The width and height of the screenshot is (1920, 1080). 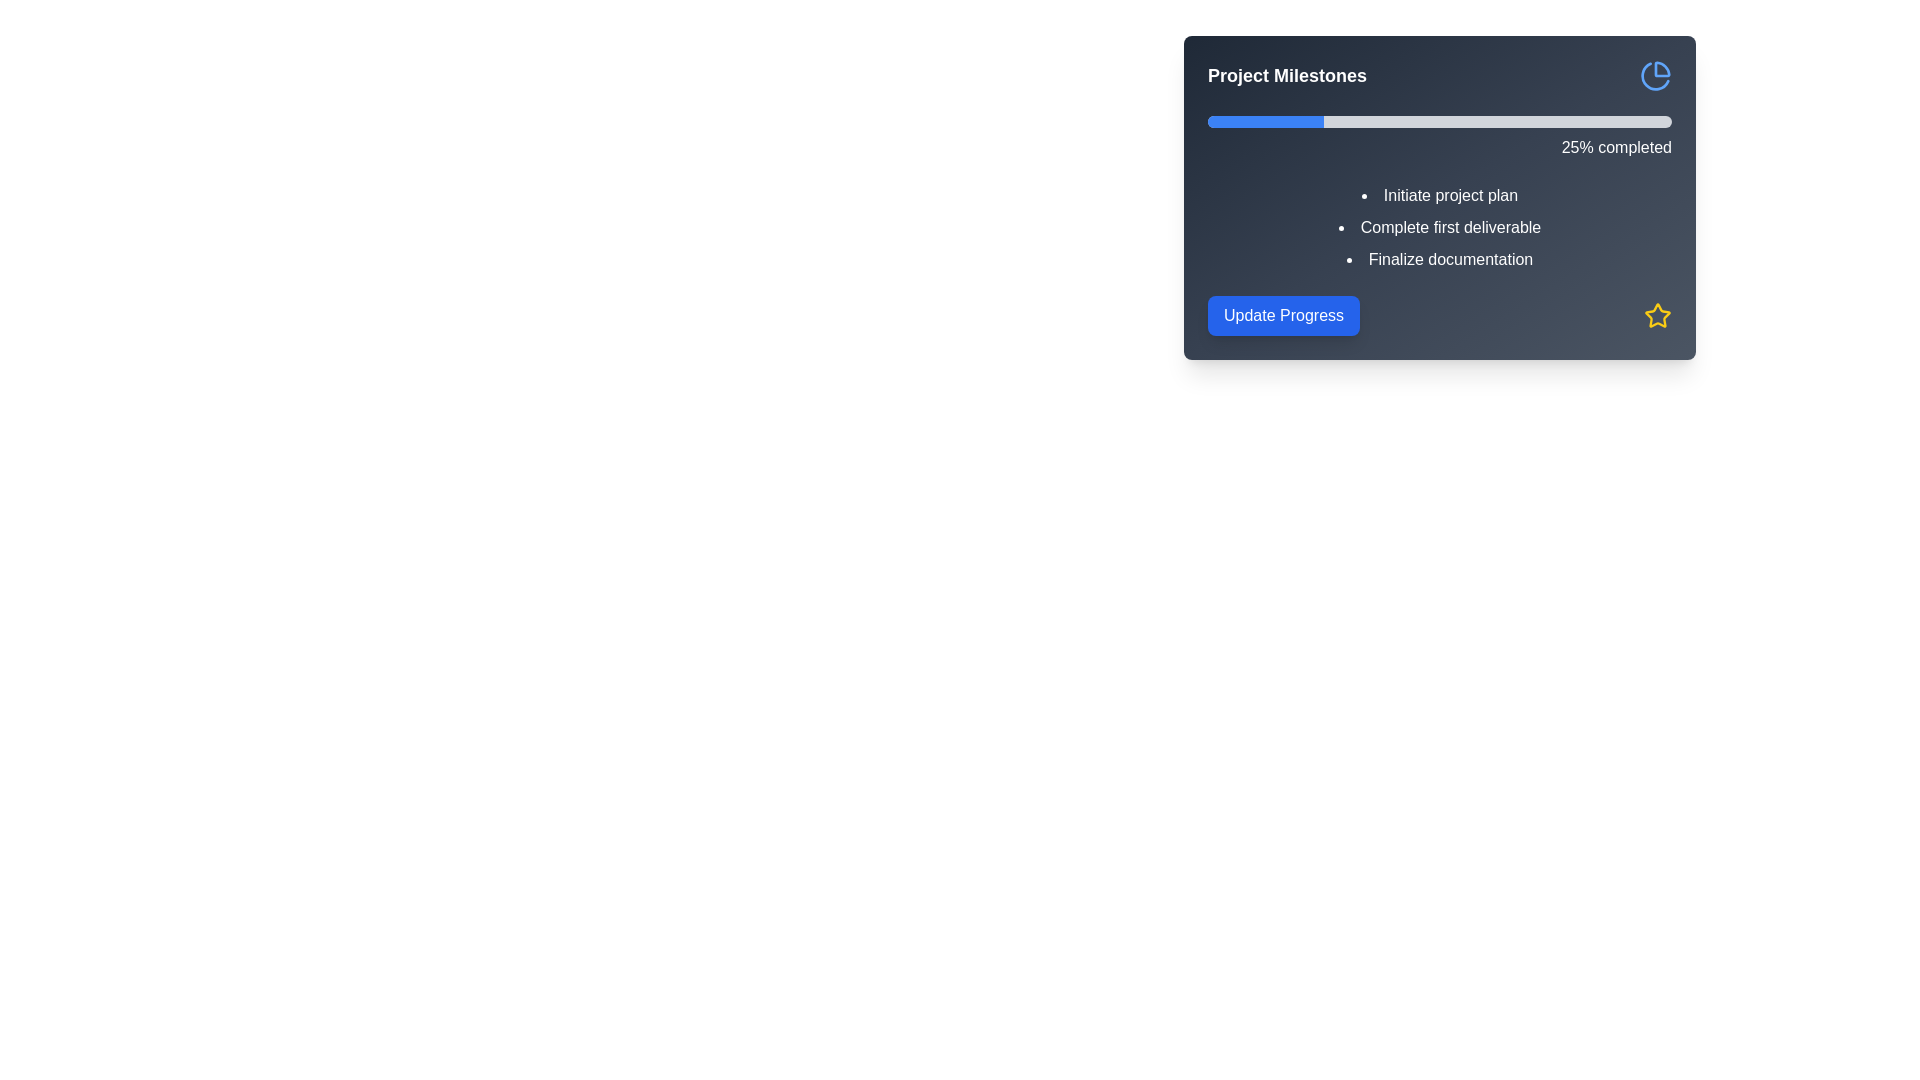 What do you see at coordinates (1440, 137) in the screenshot?
I see `text '25% completed' displayed next to the horizontal progress bar indicating the current progress of the project milestones` at bounding box center [1440, 137].